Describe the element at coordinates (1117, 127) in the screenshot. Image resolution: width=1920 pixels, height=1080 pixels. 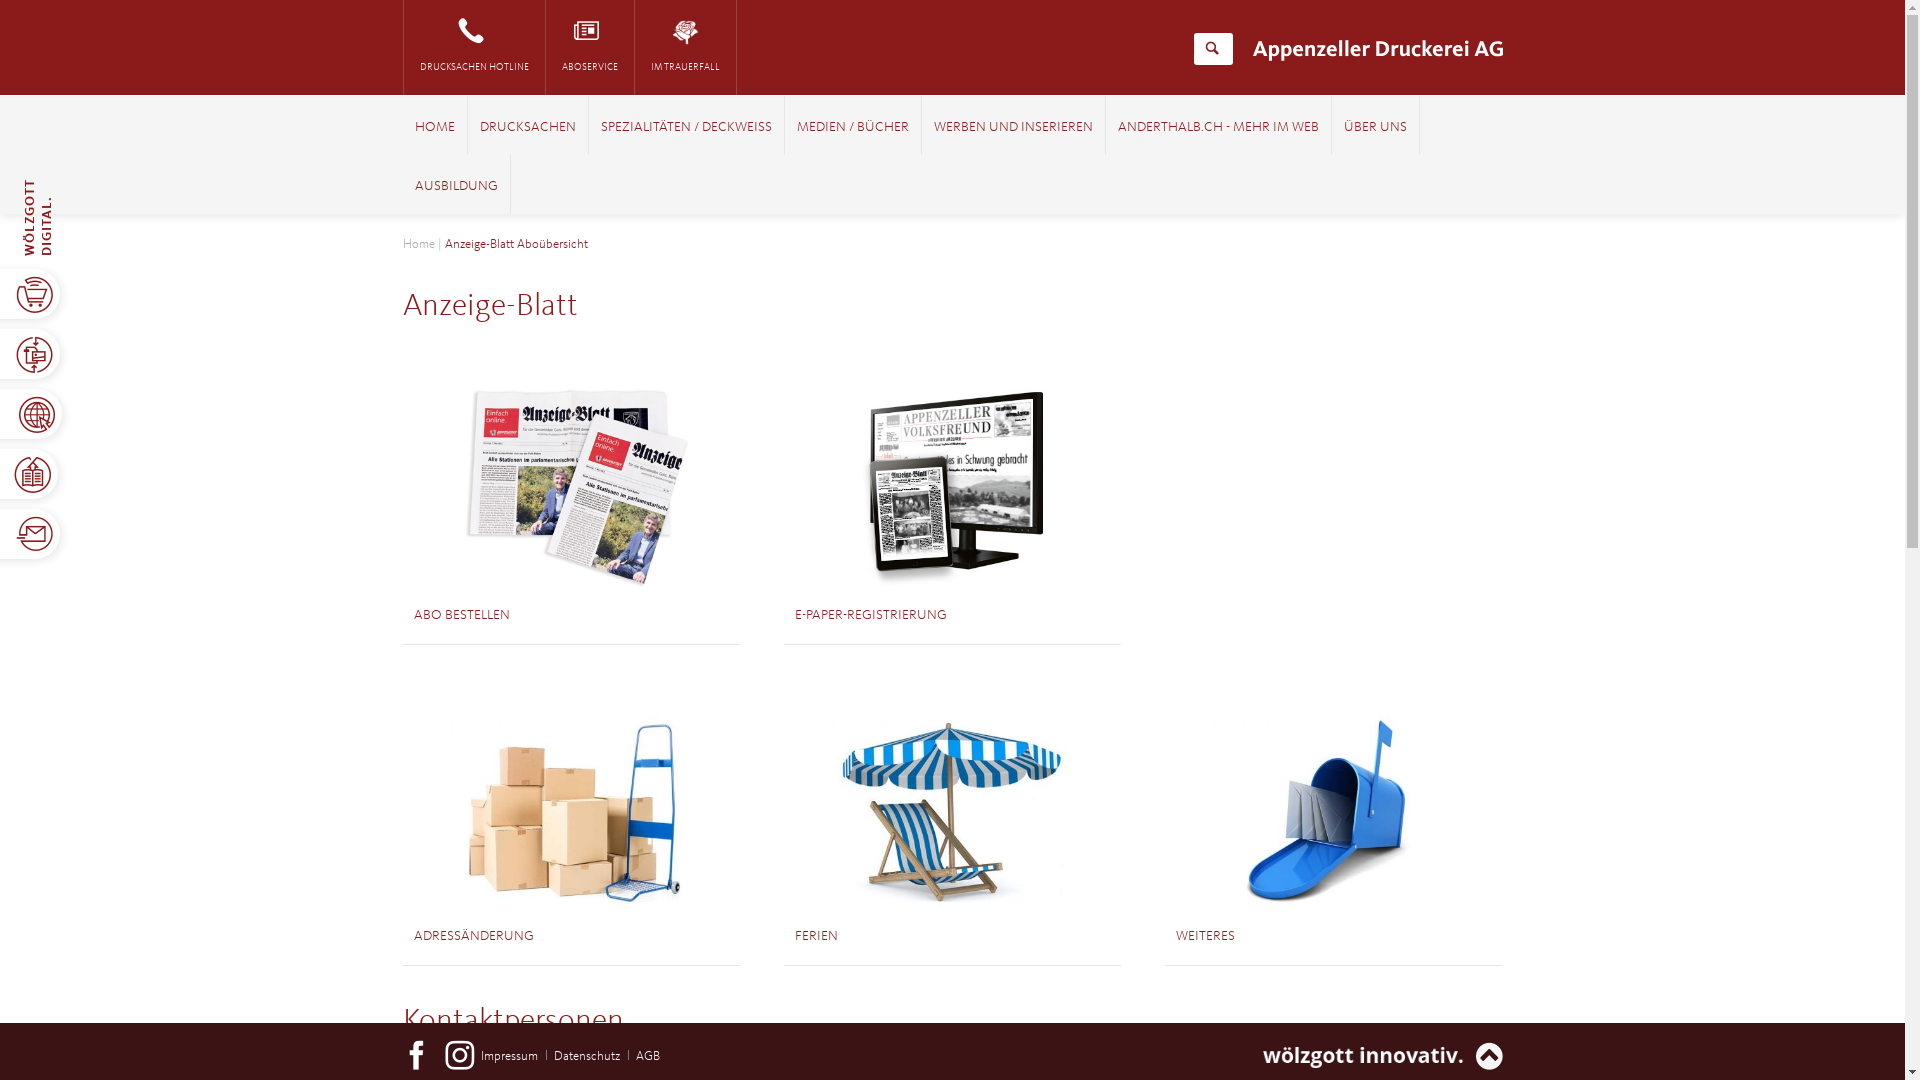
I see `'ANDERTHALB.CH - MEHR IM WEB'` at that location.